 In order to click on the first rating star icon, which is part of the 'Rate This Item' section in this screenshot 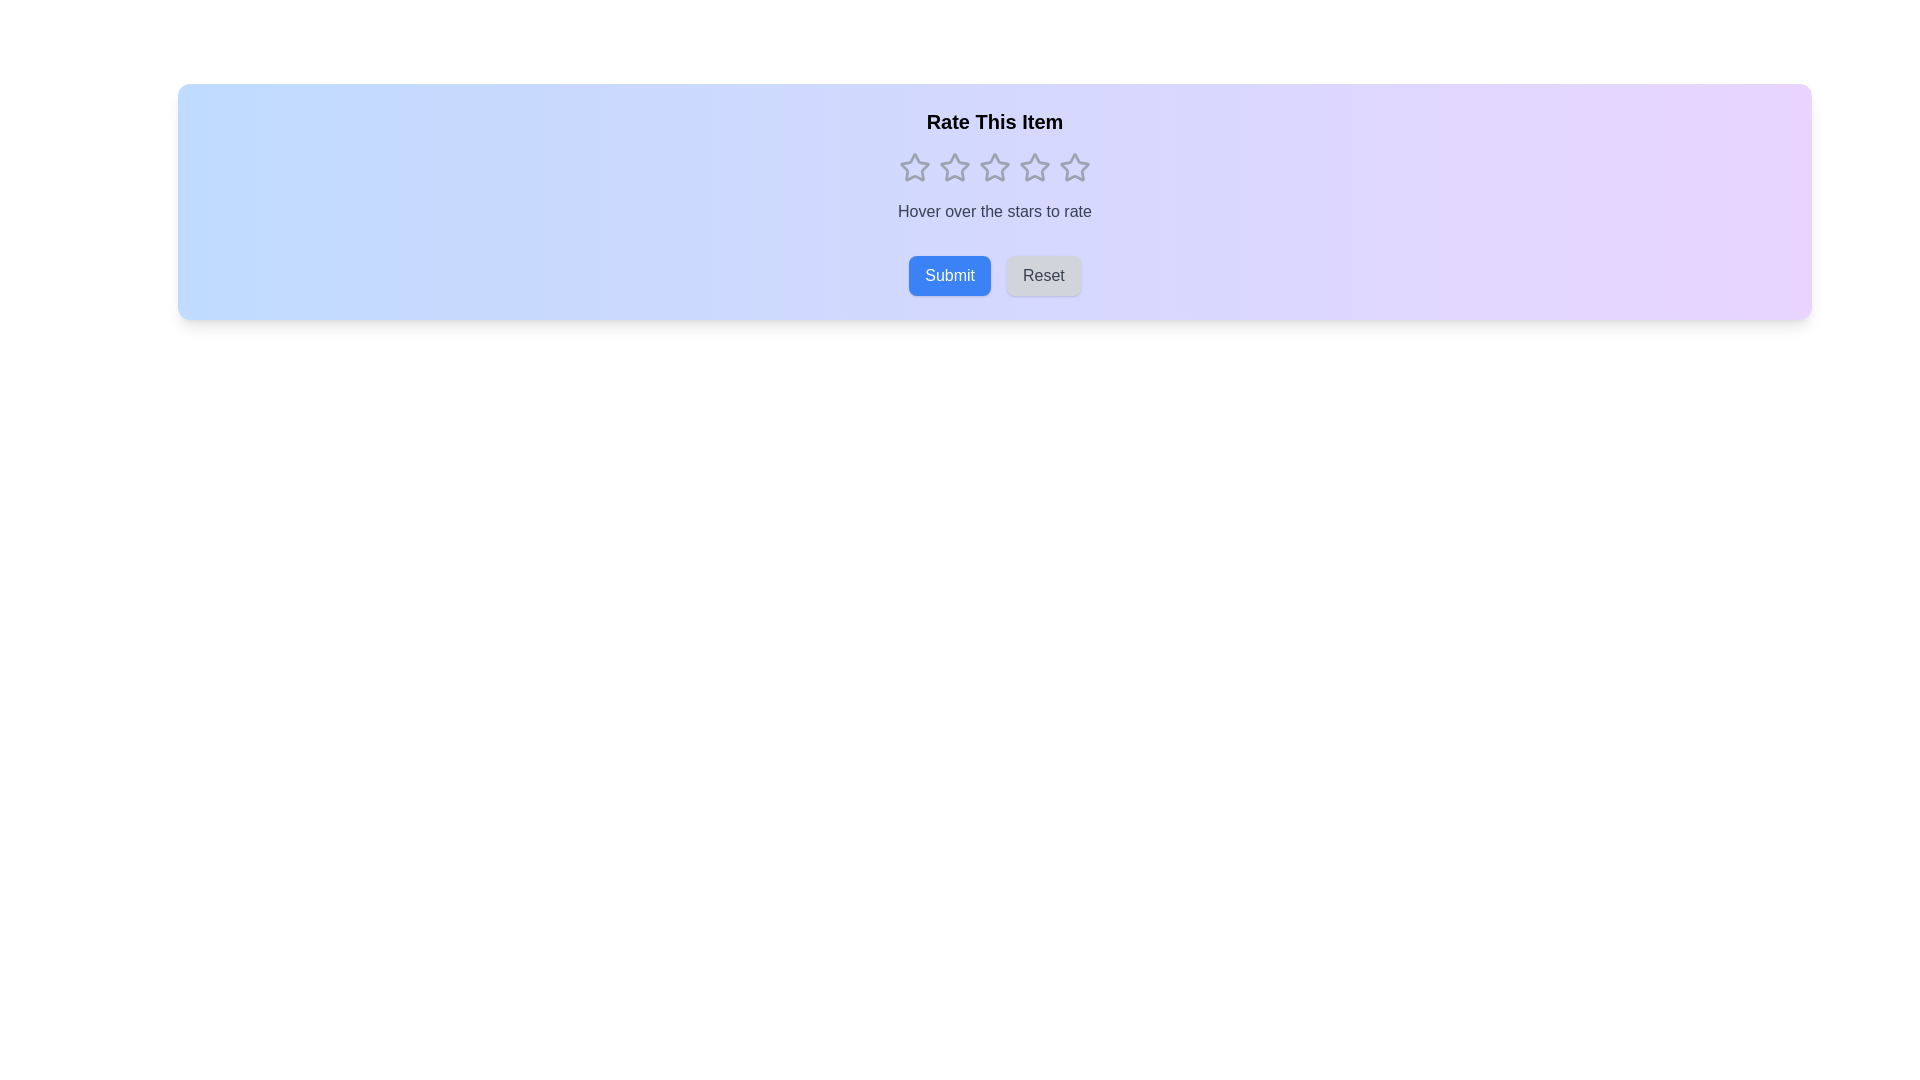, I will do `click(954, 166)`.